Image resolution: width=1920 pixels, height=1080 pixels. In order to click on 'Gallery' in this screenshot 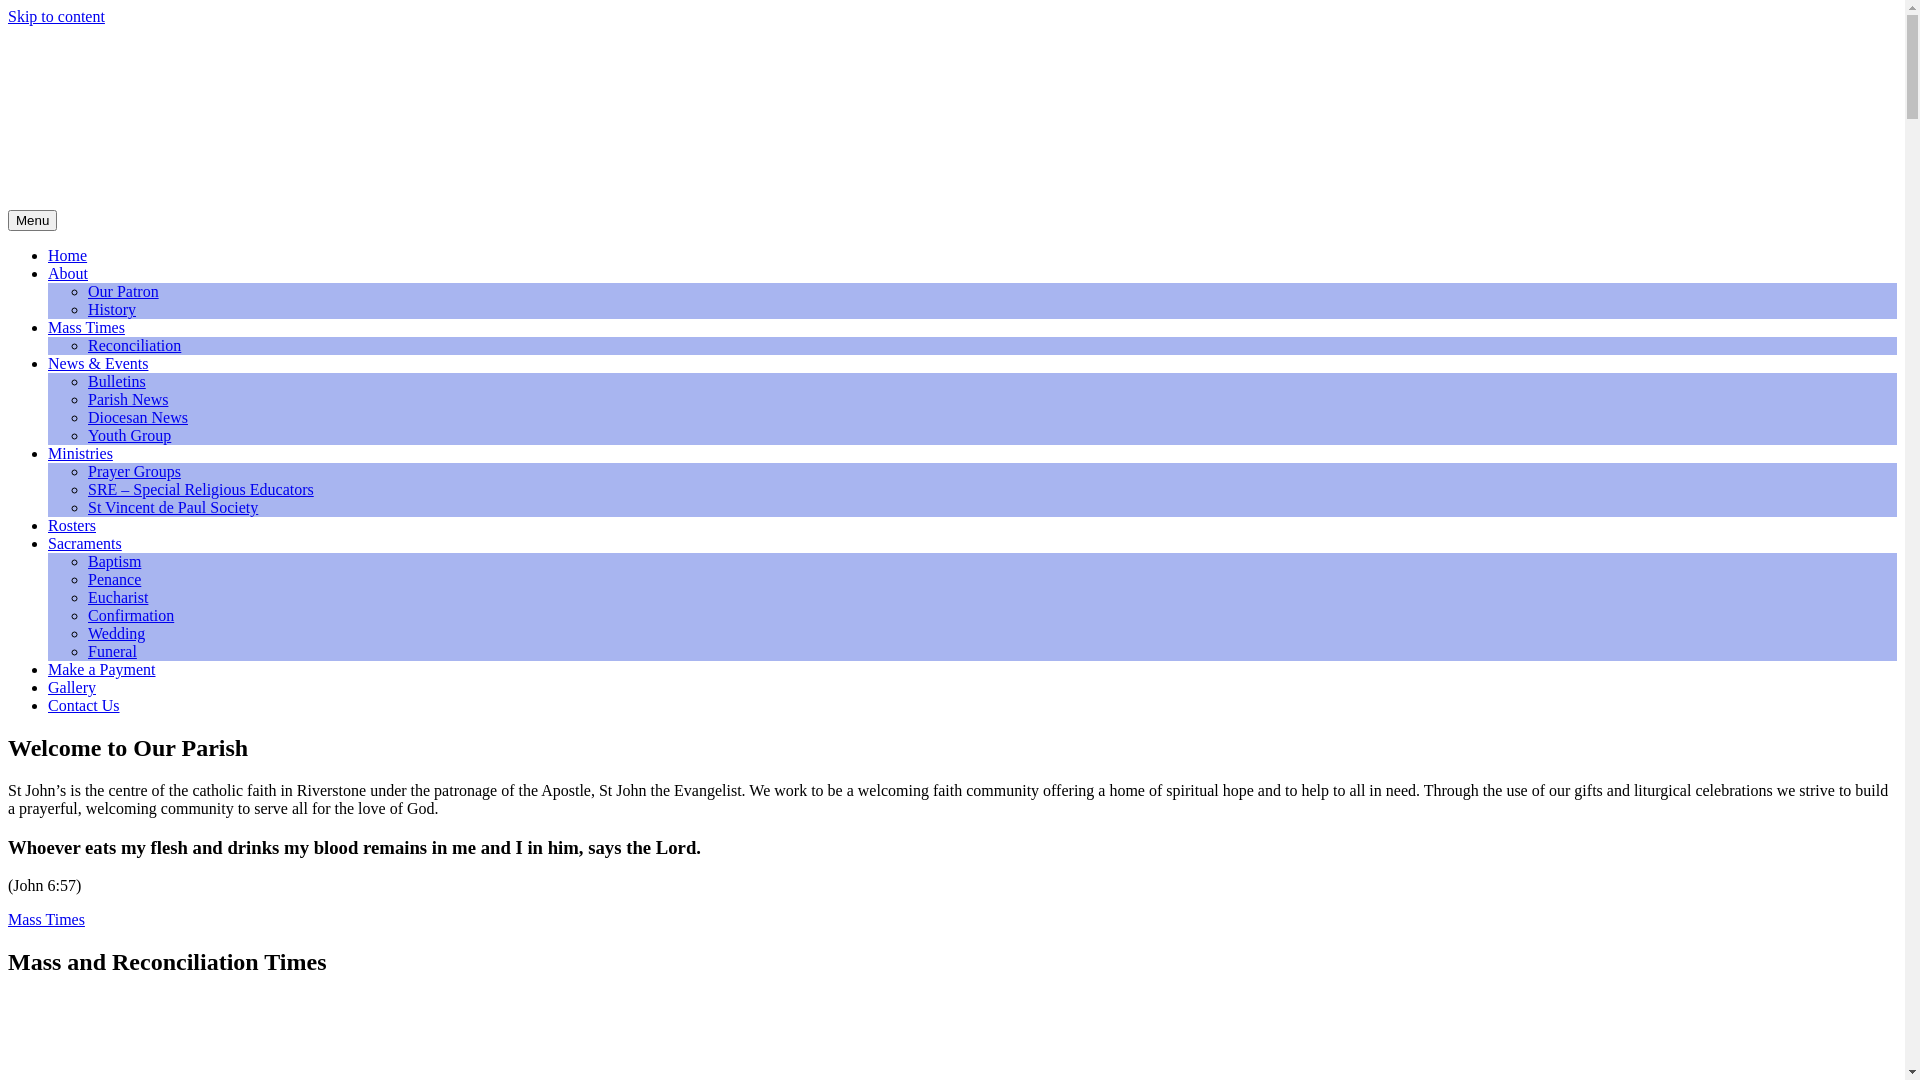, I will do `click(72, 686)`.